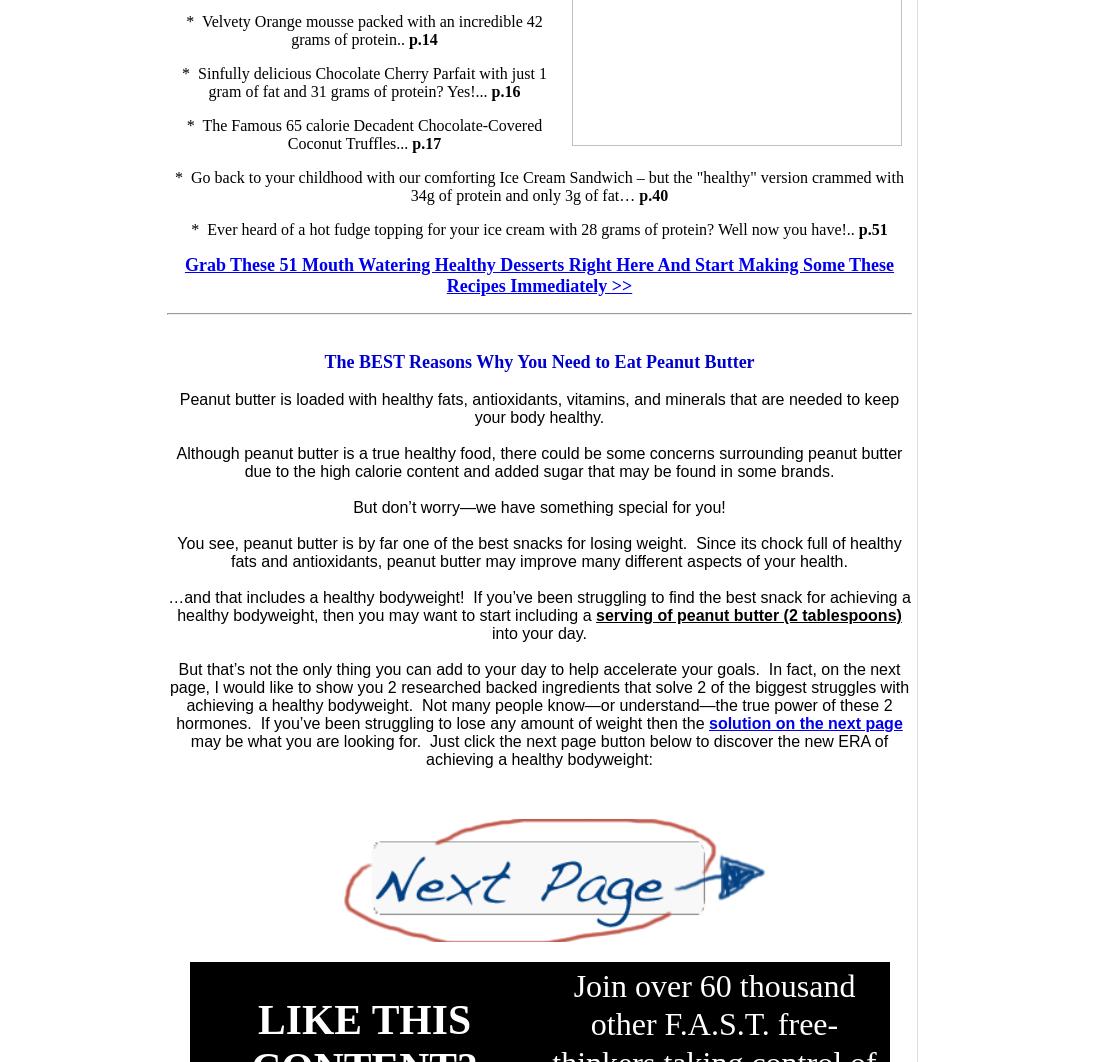  I want to click on 'serving of peanut butter (2 tablespoons)', so click(748, 615).